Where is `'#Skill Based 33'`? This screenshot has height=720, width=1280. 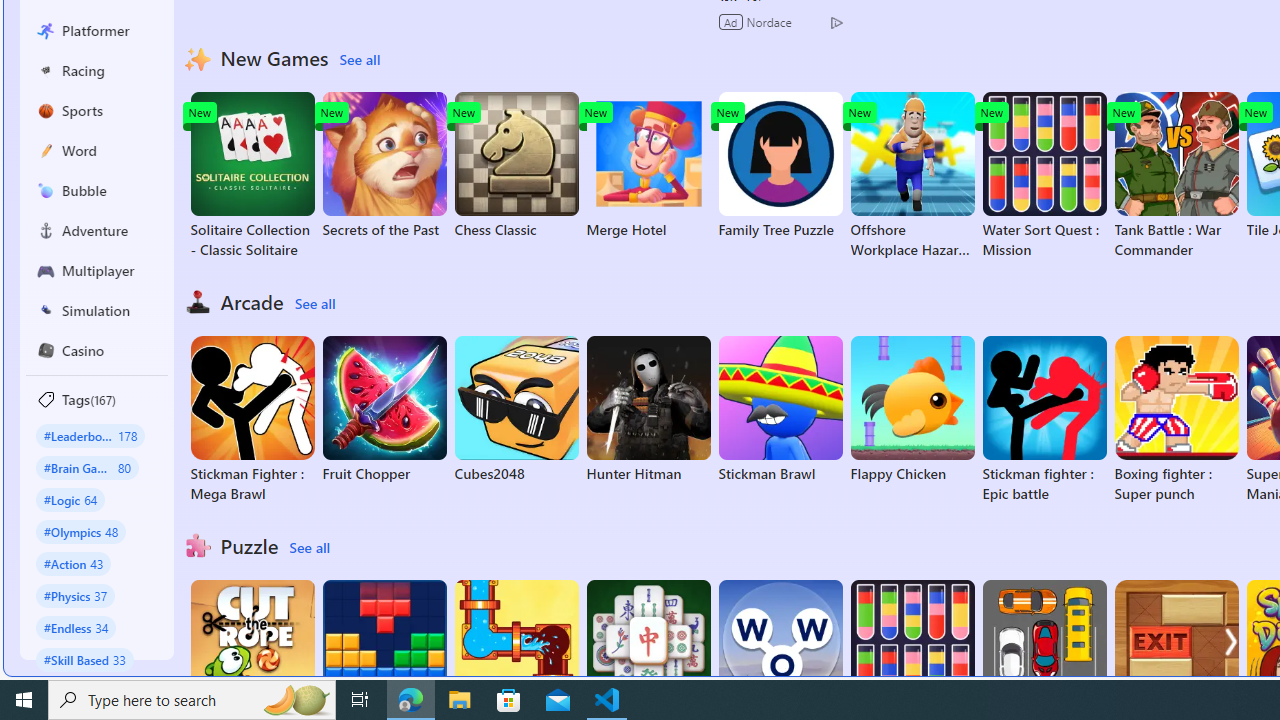 '#Skill Based 33' is located at coordinates (84, 659).